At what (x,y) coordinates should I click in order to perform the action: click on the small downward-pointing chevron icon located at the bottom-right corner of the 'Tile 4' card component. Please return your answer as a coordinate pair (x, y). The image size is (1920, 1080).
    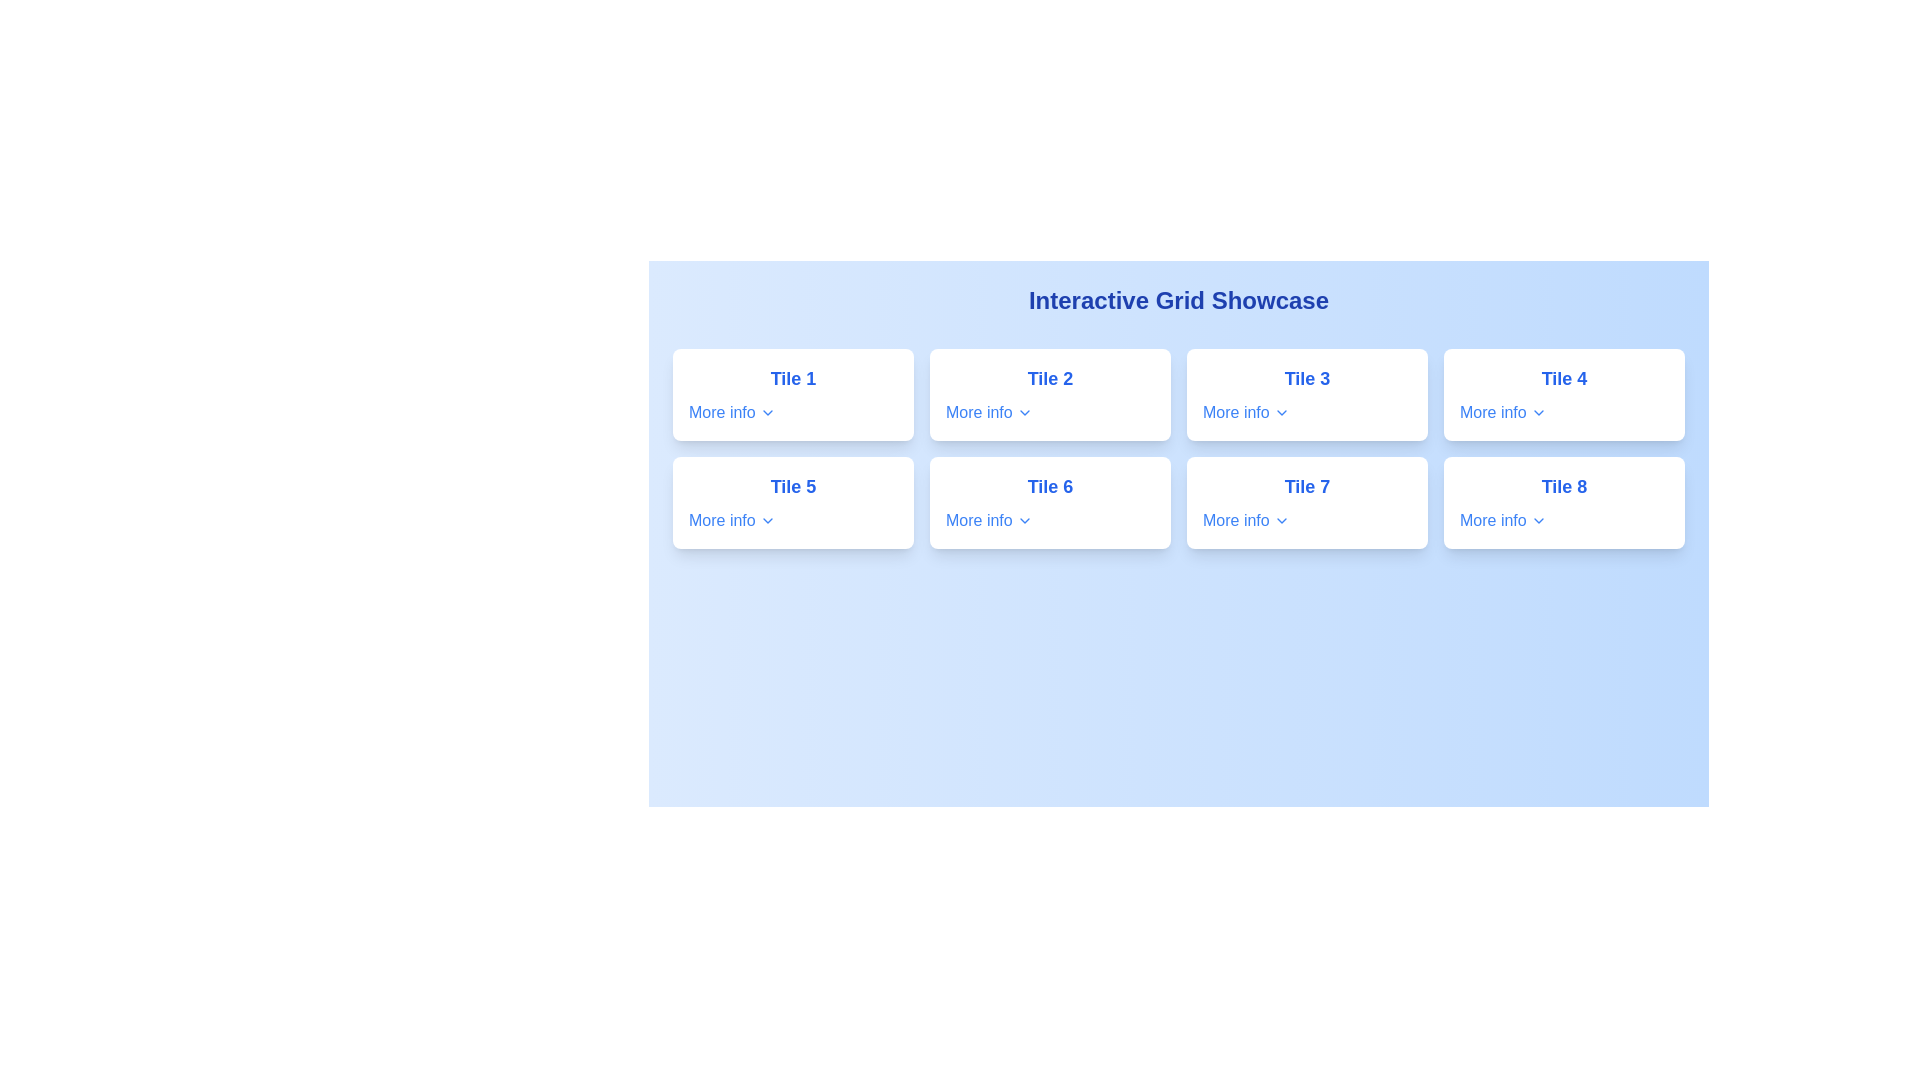
    Looking at the image, I should click on (1537, 411).